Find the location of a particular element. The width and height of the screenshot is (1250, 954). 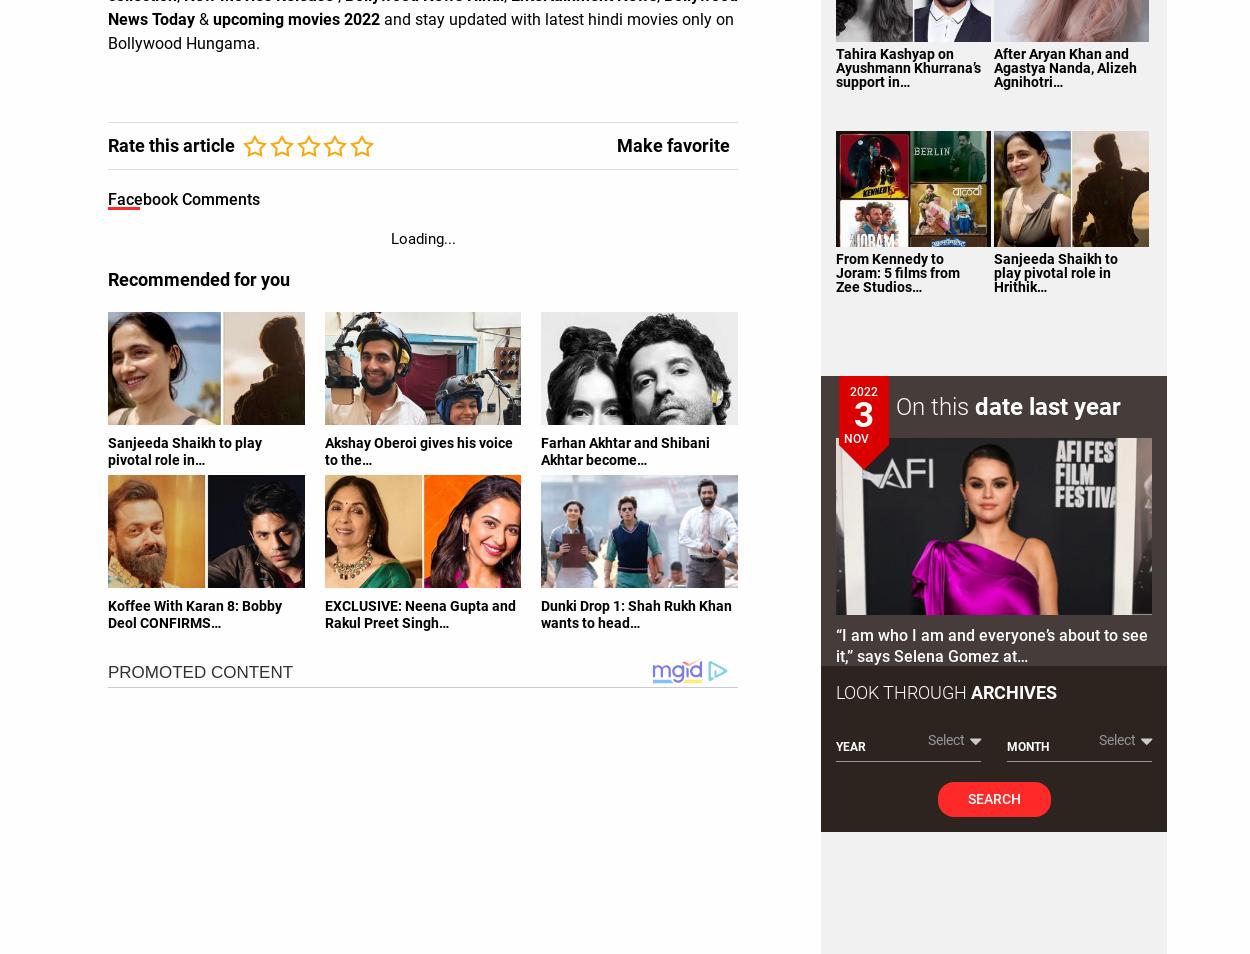

'Rate this article' is located at coordinates (171, 144).